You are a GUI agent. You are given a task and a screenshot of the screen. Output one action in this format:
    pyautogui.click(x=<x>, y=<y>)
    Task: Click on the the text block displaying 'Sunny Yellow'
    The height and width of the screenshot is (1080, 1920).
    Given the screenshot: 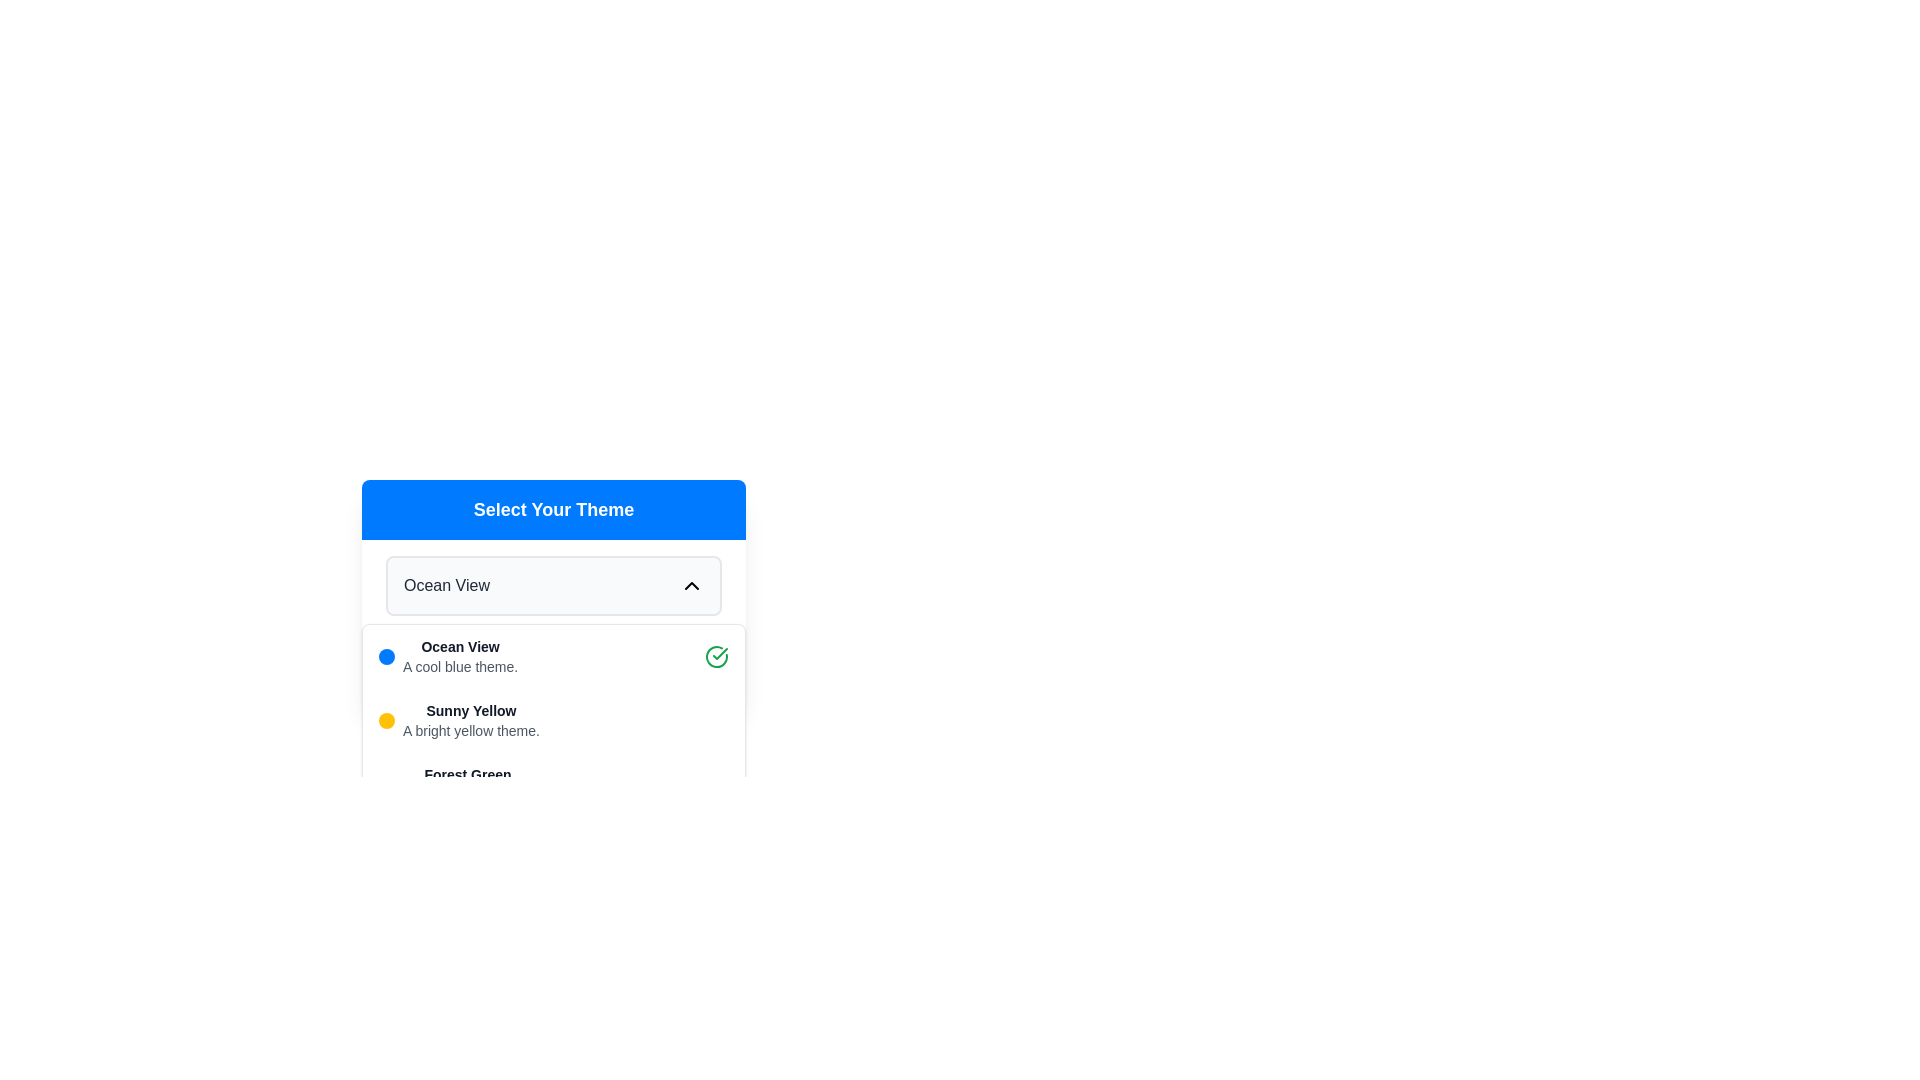 What is the action you would take?
    pyautogui.click(x=470, y=721)
    